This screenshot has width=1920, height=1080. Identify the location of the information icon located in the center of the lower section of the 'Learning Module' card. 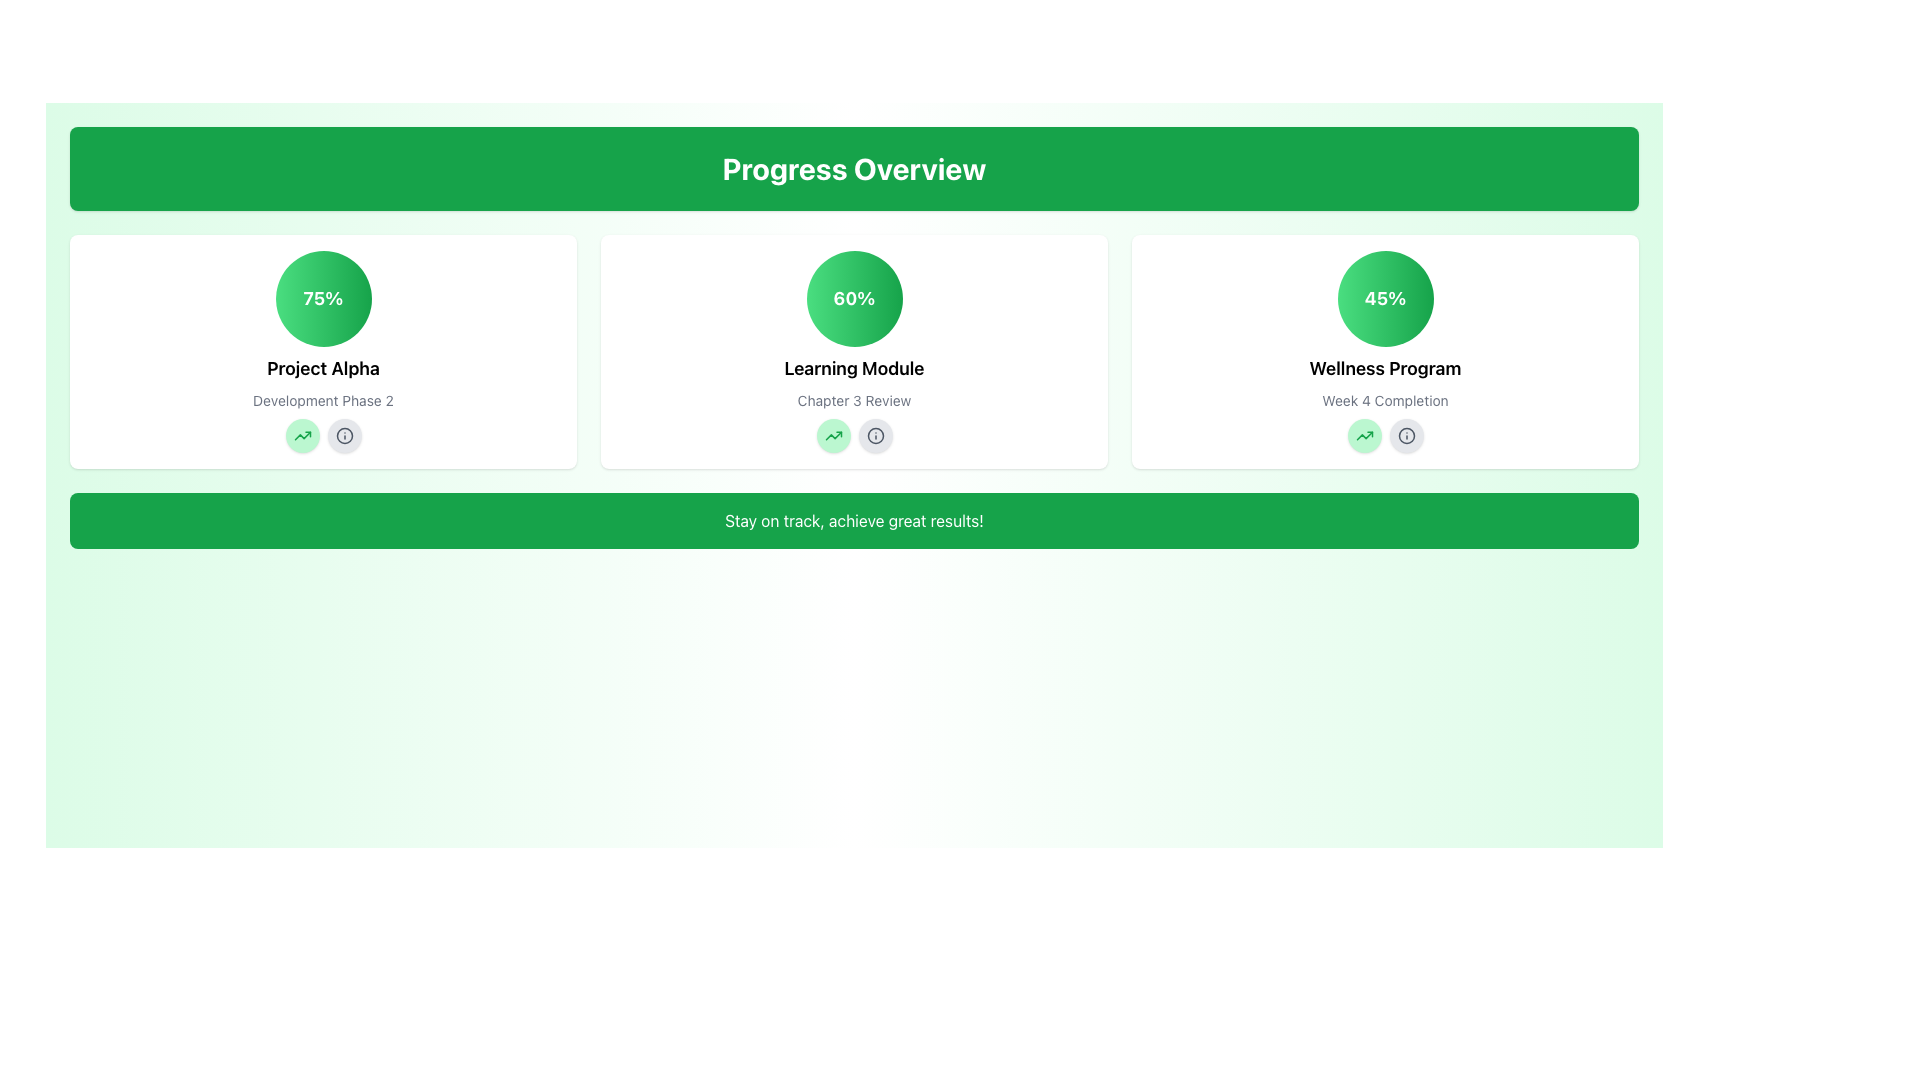
(875, 434).